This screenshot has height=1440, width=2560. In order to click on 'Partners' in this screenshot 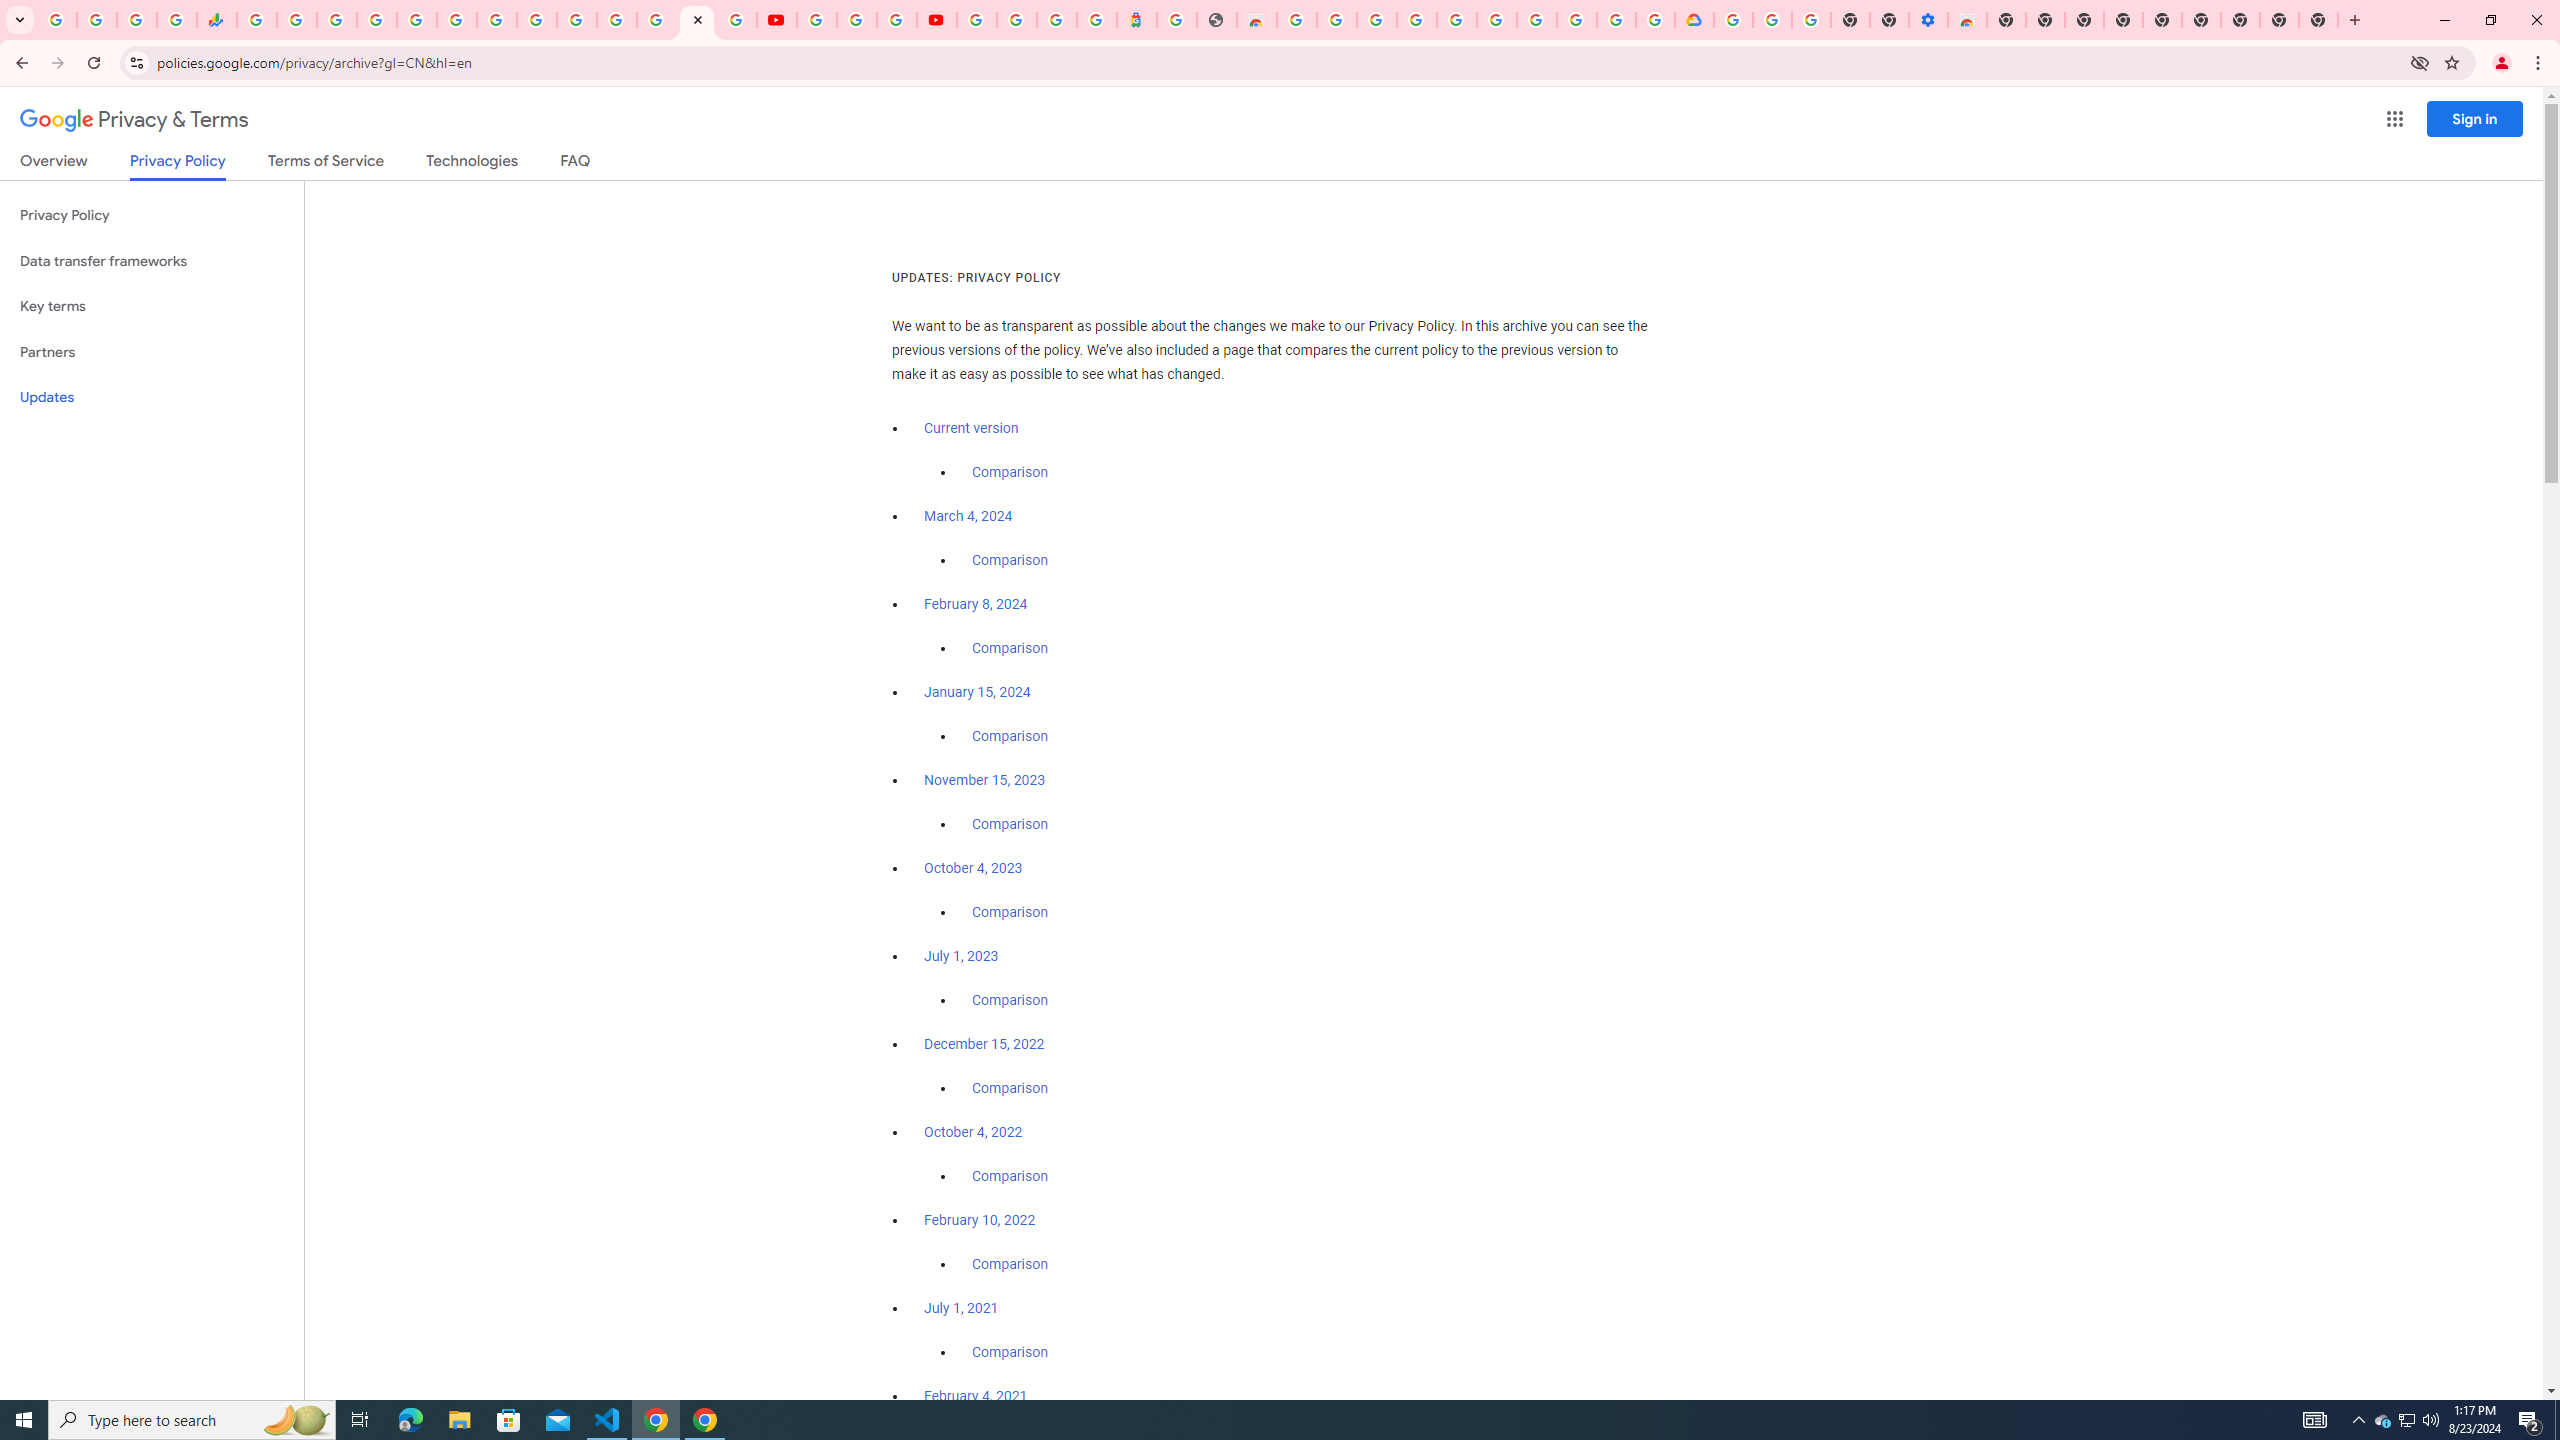, I will do `click(151, 352)`.